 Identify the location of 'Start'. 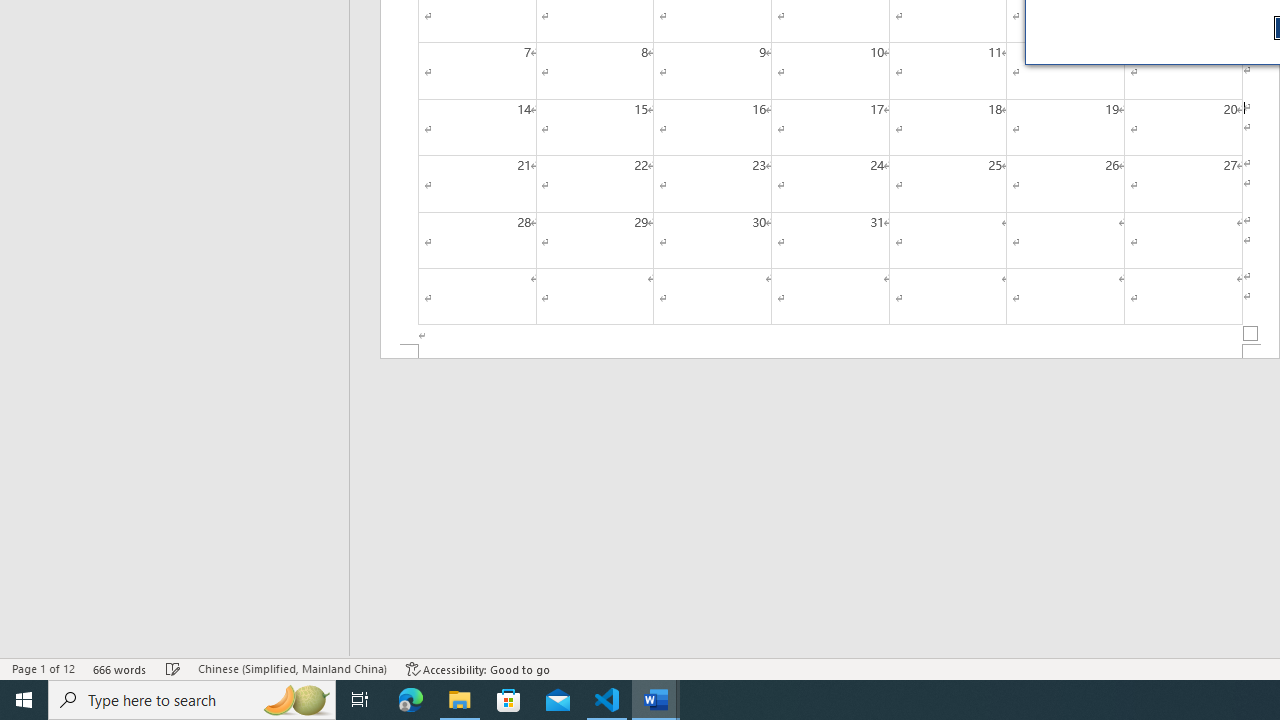
(24, 698).